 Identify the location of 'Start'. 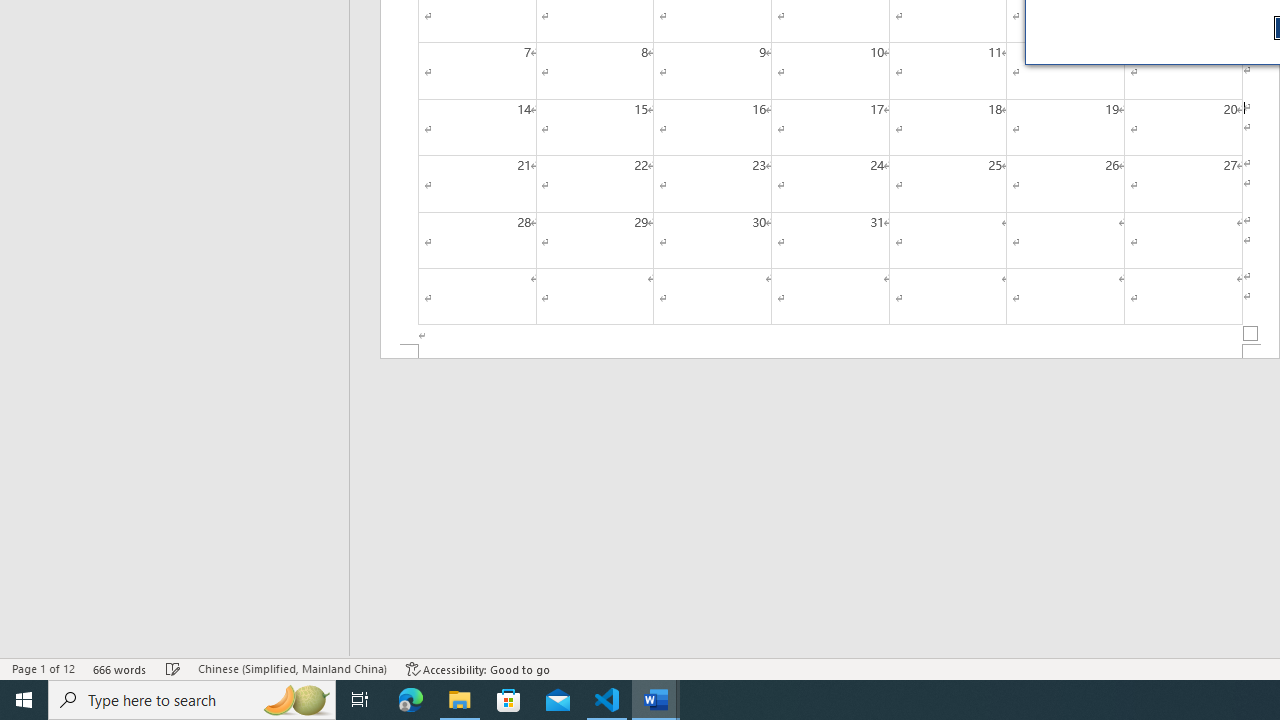
(24, 698).